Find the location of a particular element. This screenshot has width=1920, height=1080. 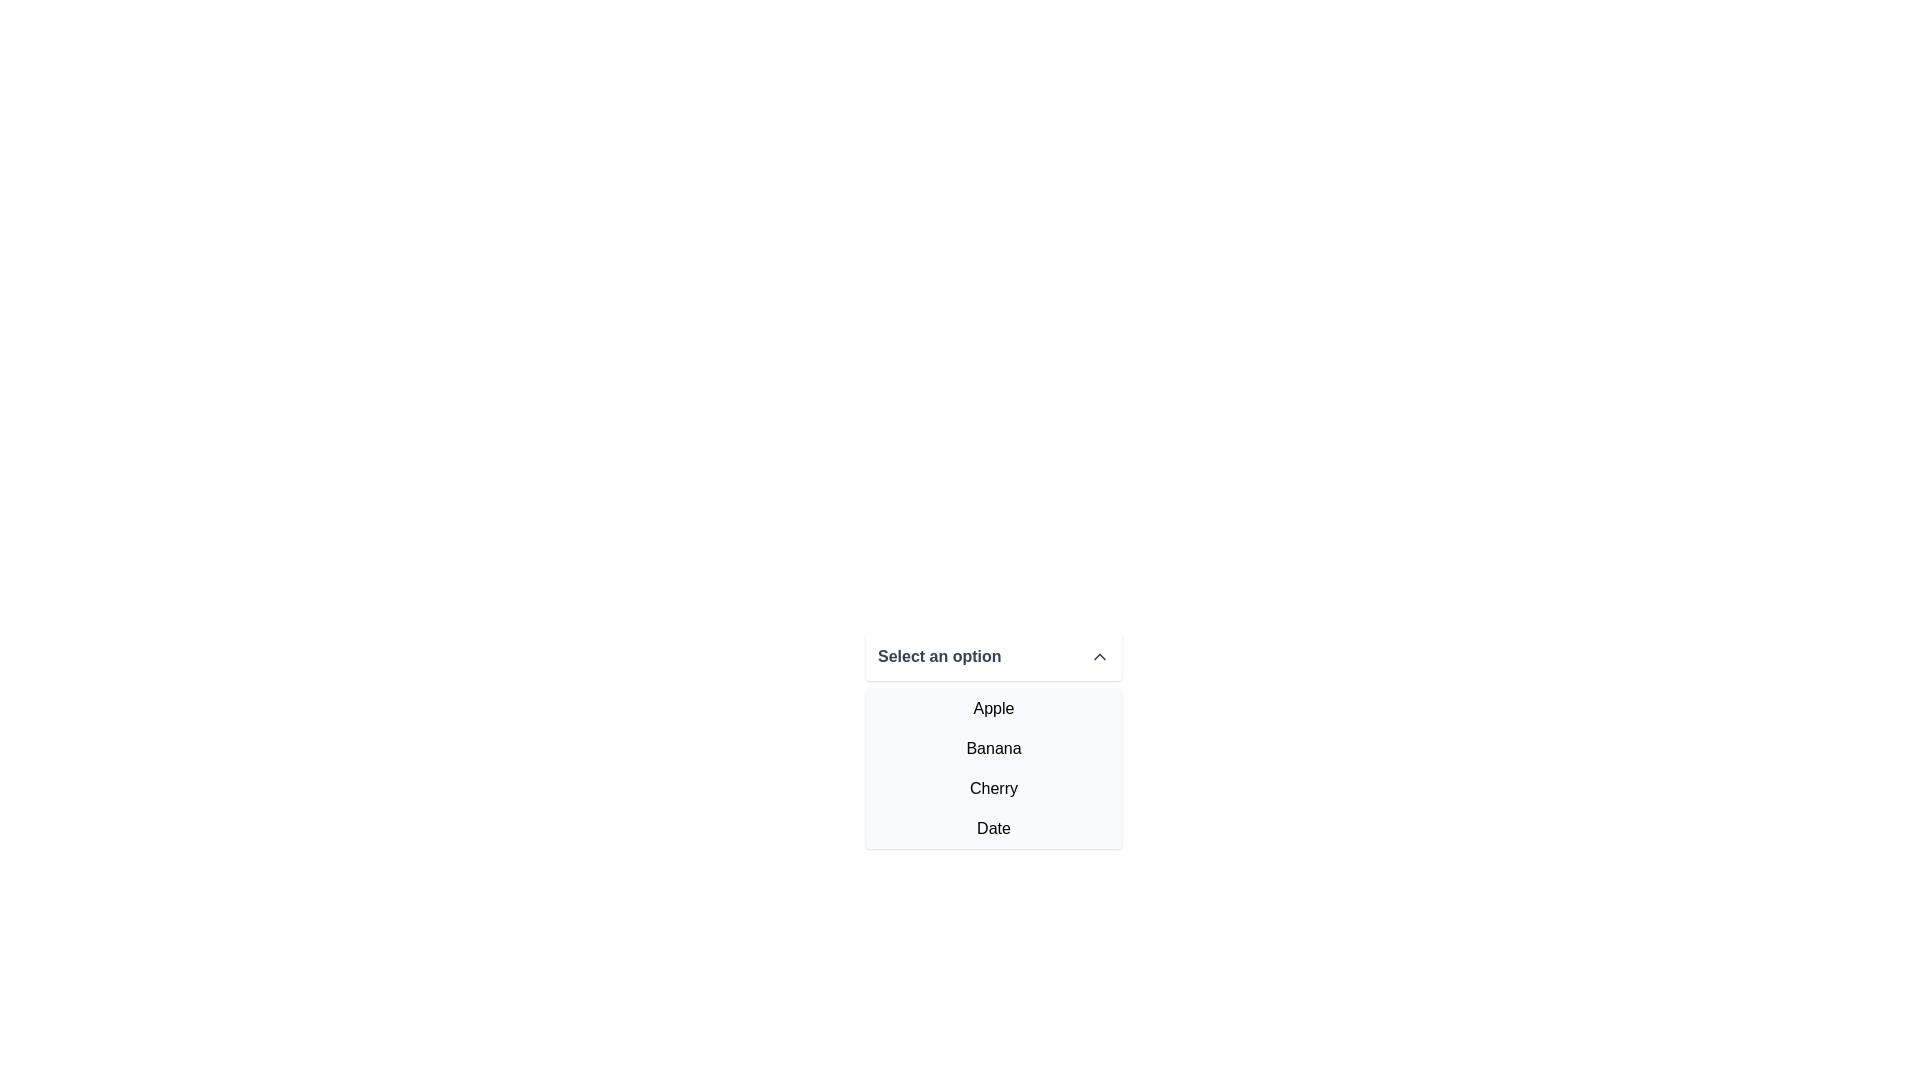

the Dropdown menu header displaying 'Select an option' is located at coordinates (993, 656).